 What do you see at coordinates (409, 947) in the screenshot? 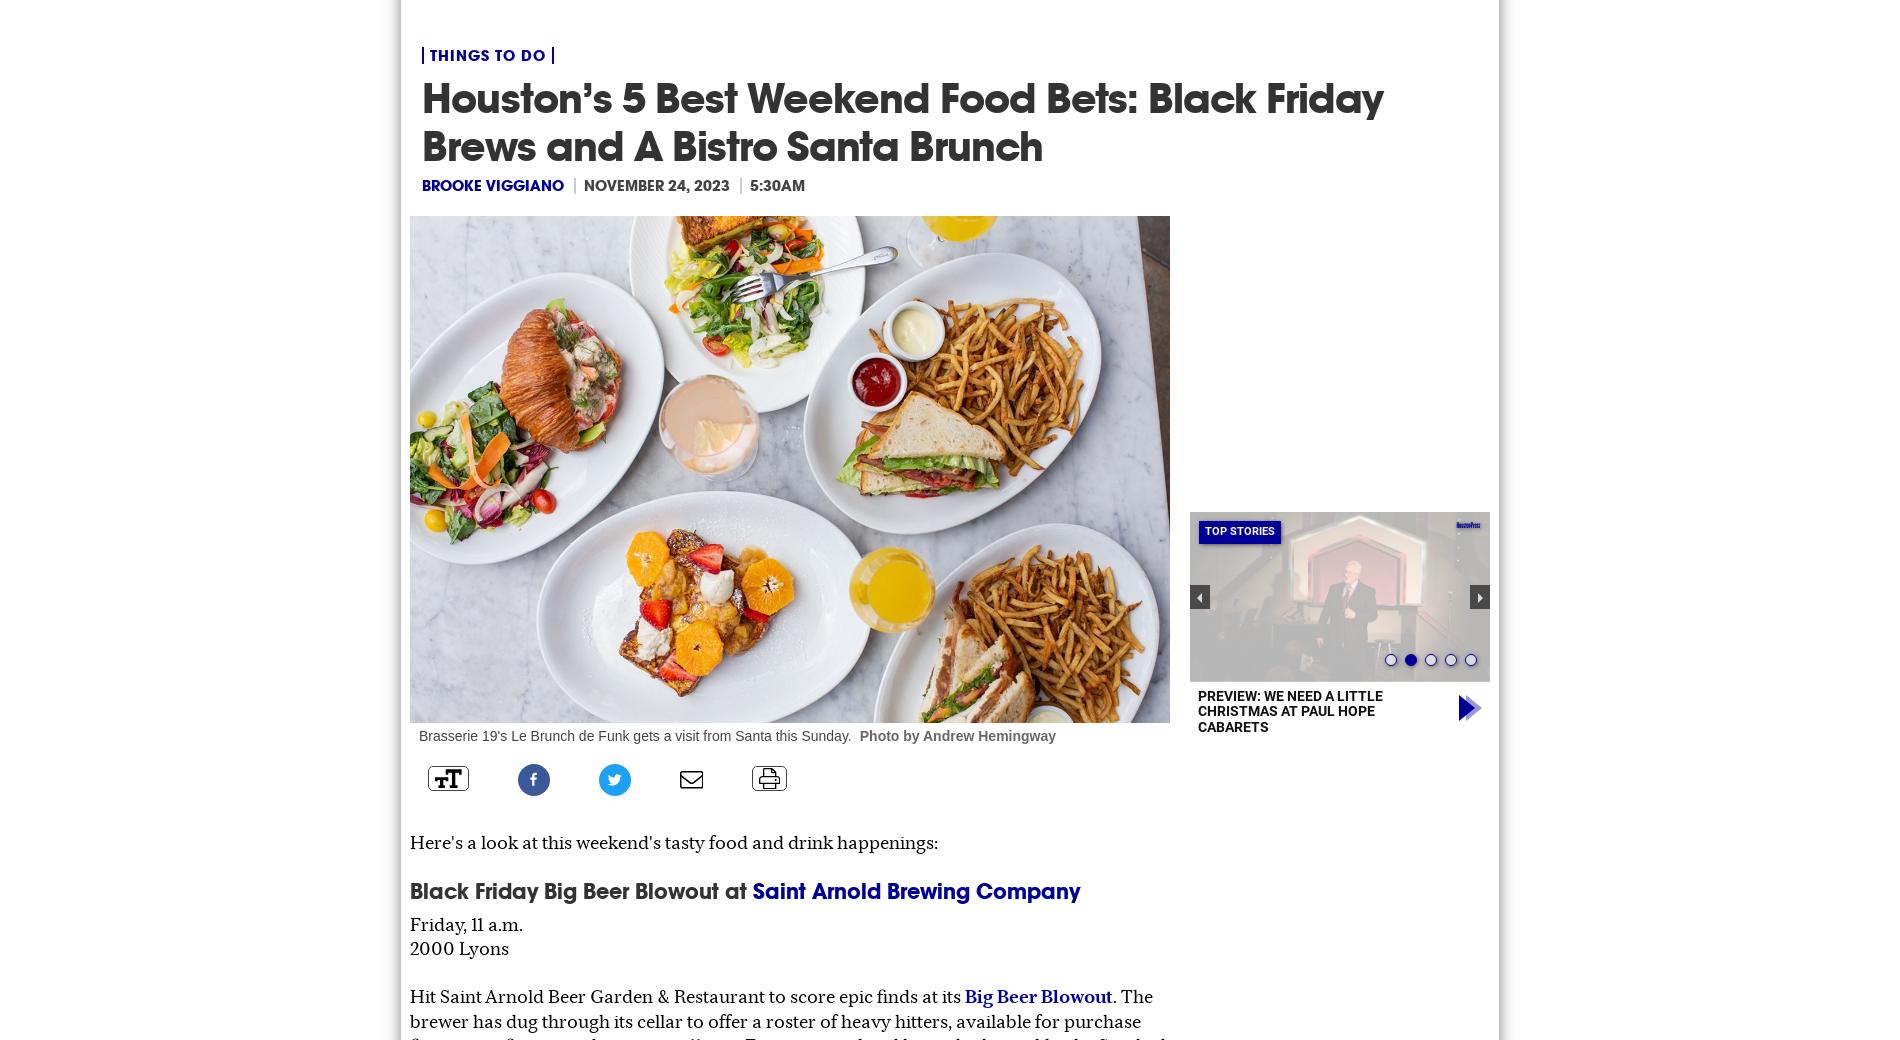
I see `'2000 Lyons'` at bounding box center [409, 947].